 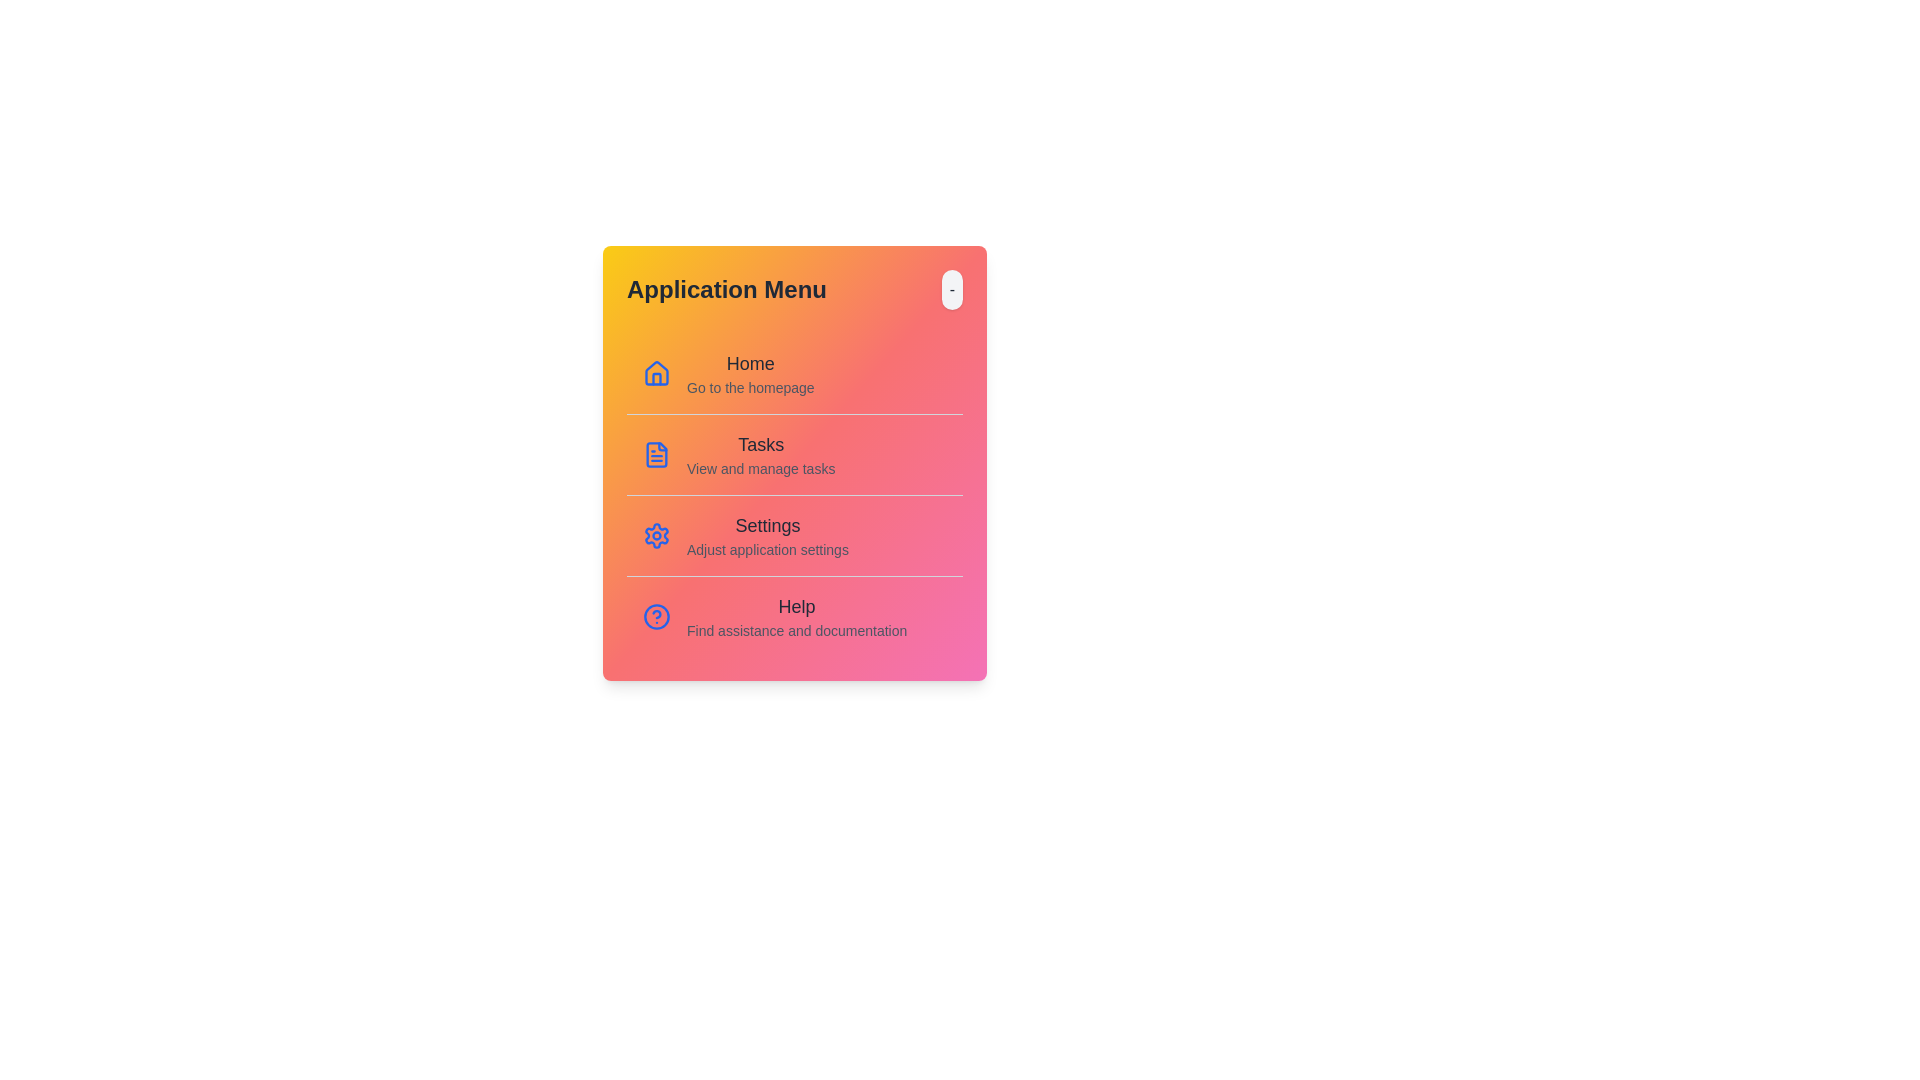 What do you see at coordinates (794, 534) in the screenshot?
I see `the menu item corresponding to Settings` at bounding box center [794, 534].